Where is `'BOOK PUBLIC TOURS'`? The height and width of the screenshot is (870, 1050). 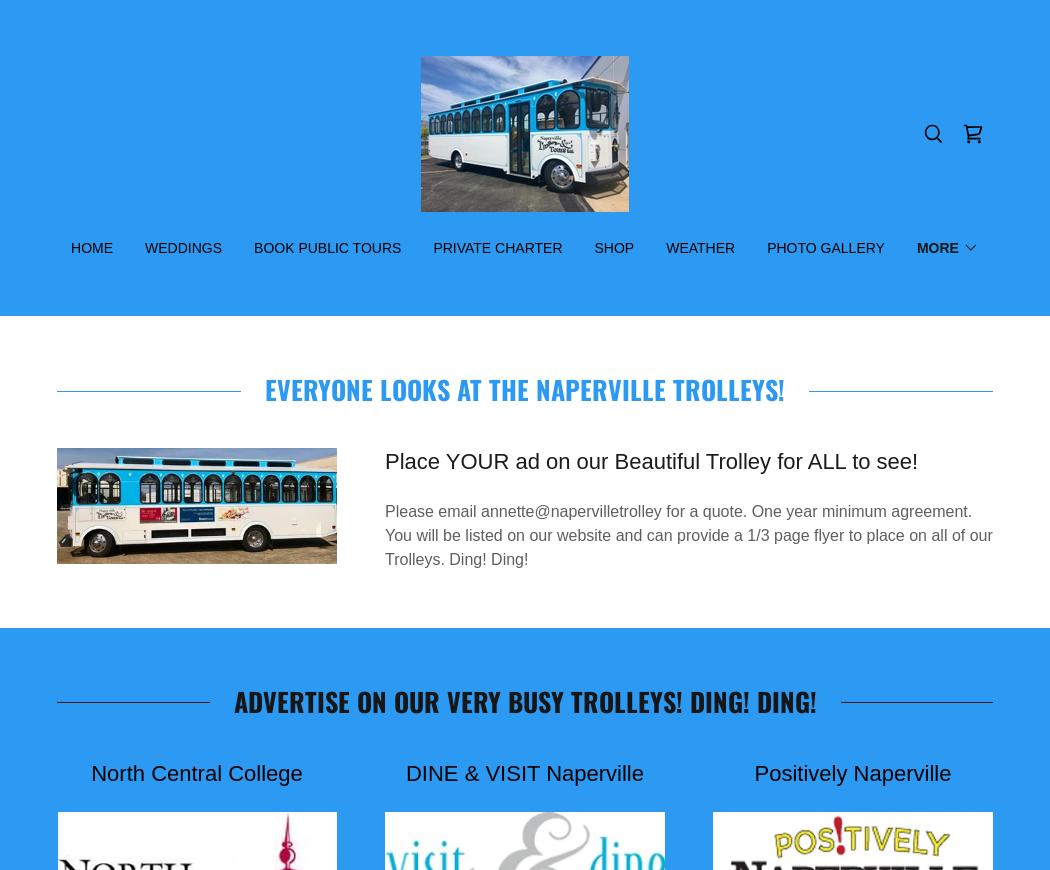
'BOOK PUBLIC TOURS' is located at coordinates (253, 248).